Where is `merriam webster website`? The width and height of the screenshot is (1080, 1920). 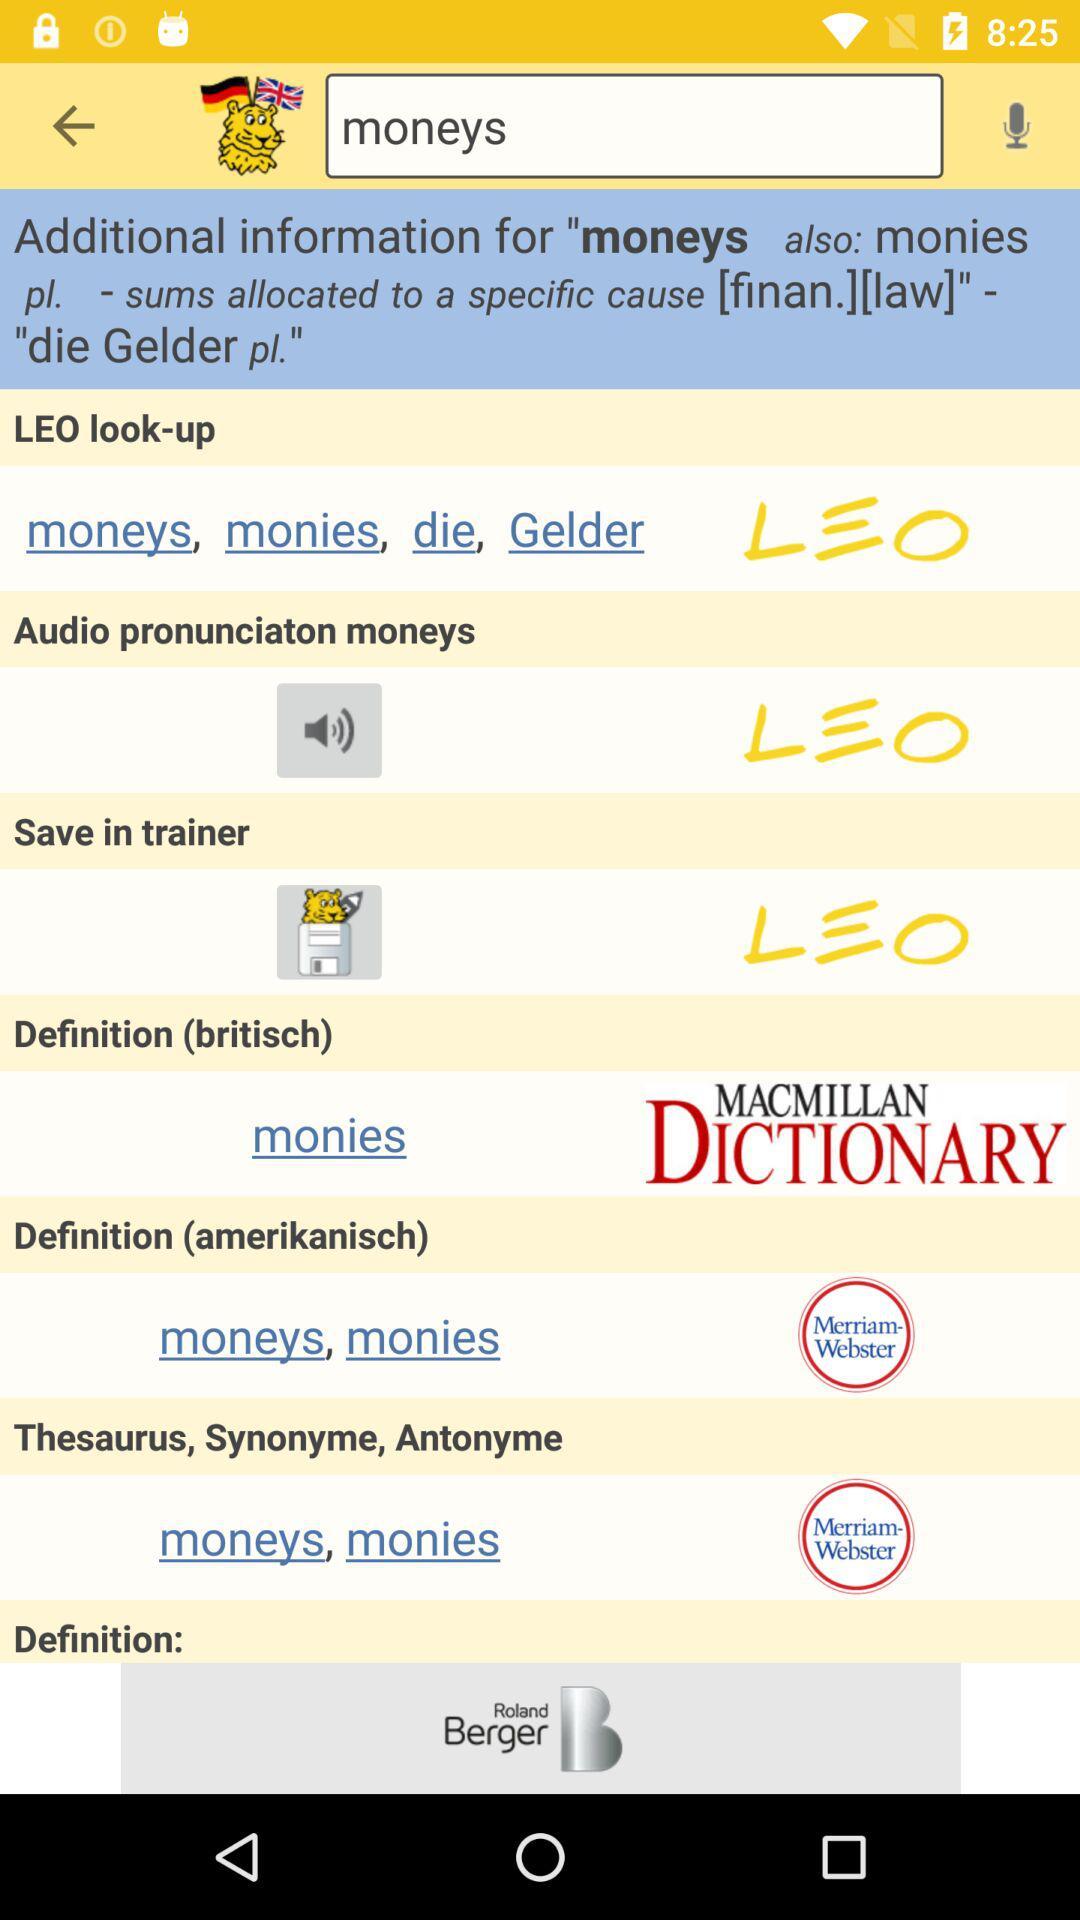 merriam webster website is located at coordinates (855, 1335).